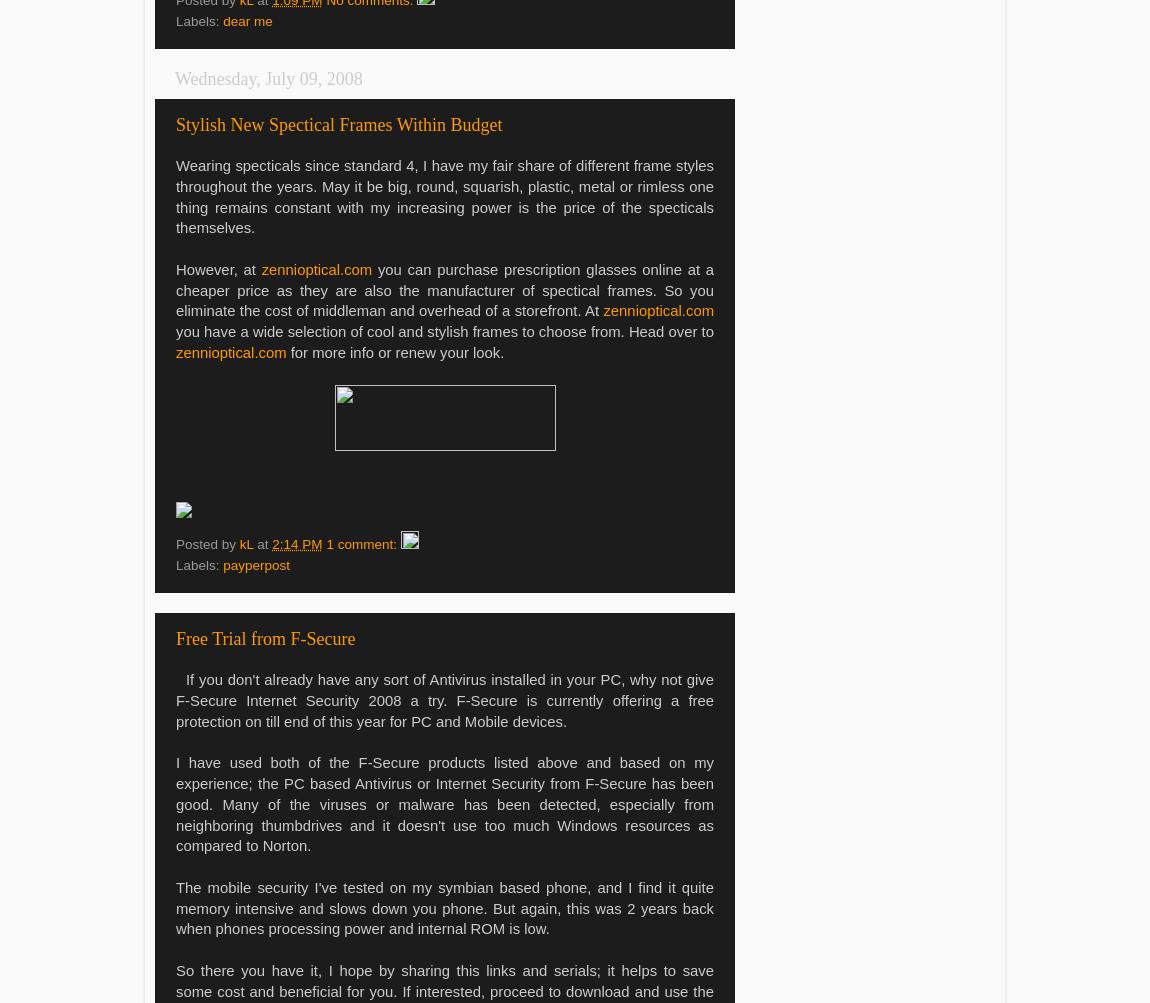  Describe the element at coordinates (339, 122) in the screenshot. I see `'Stylish New Spectical Frames Within Budget'` at that location.